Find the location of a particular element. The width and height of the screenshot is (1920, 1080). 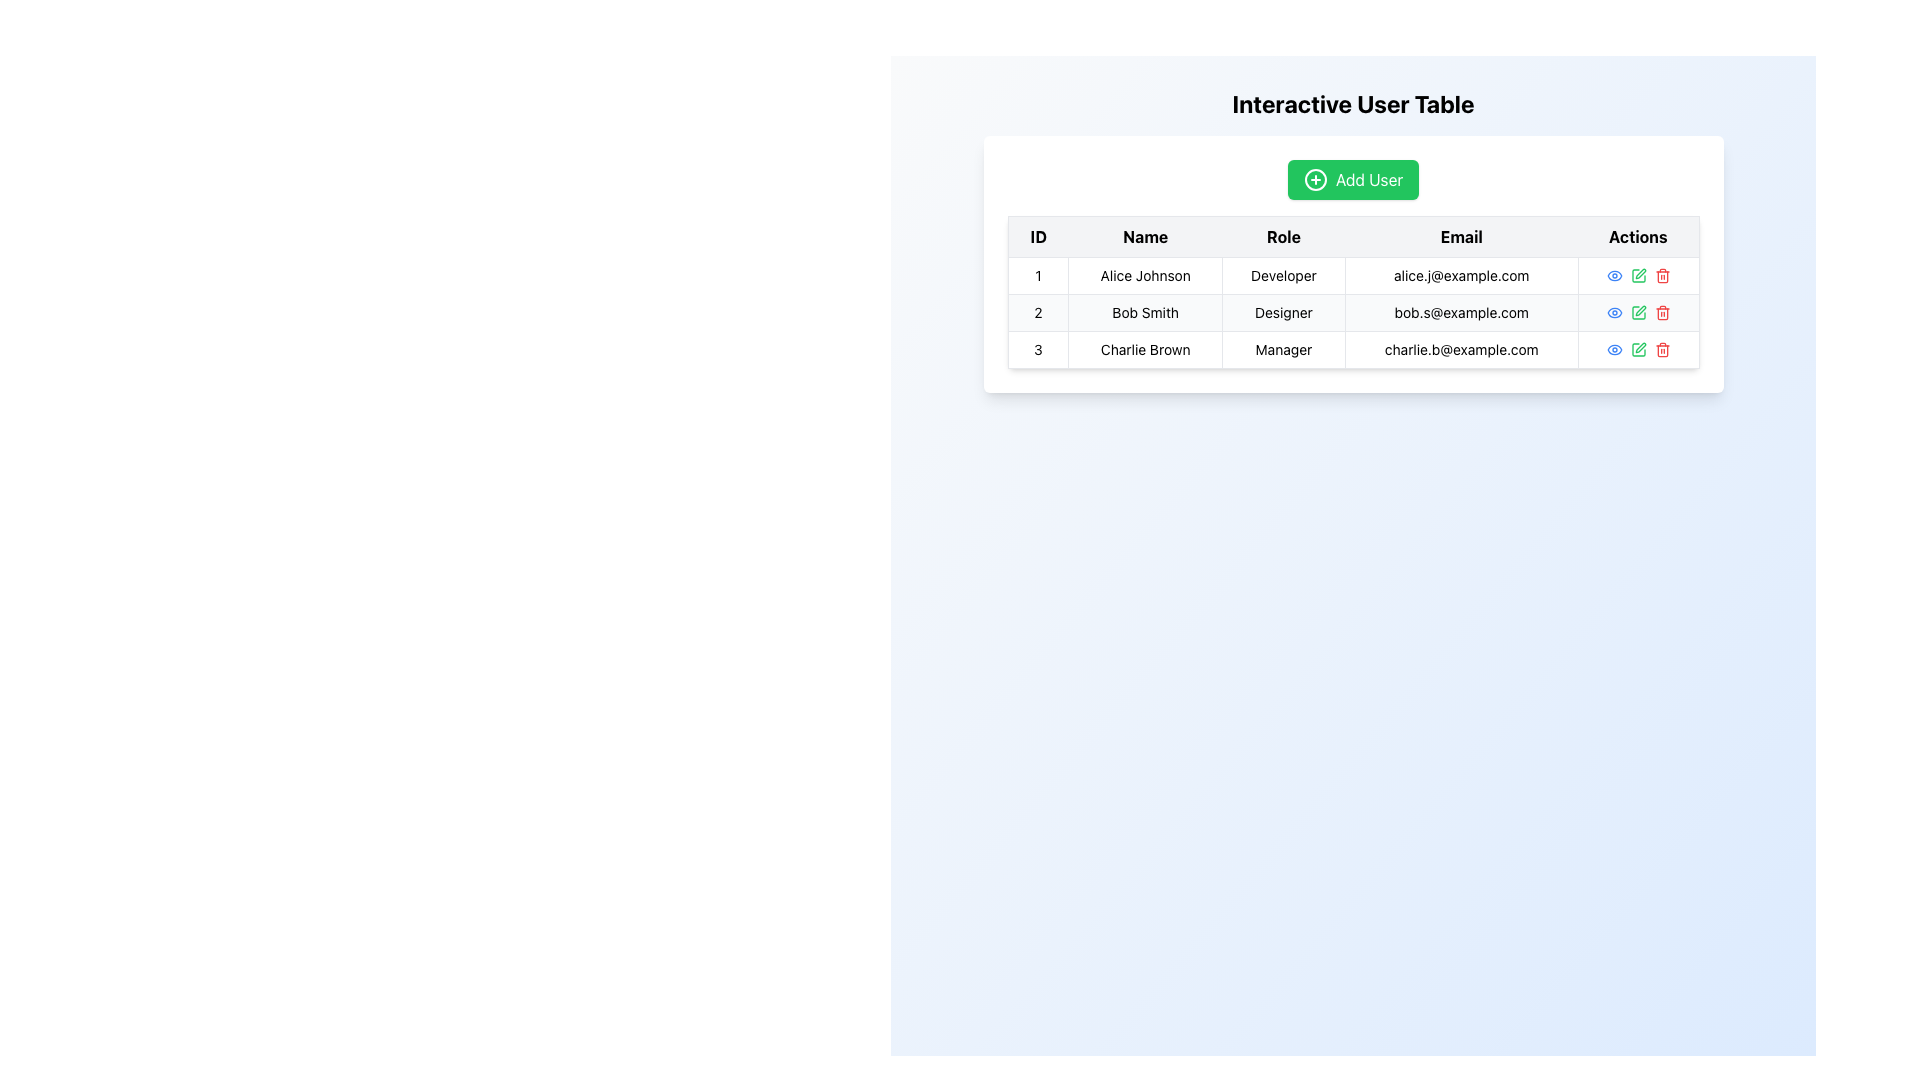

the edit action button represented by a pencil icon is located at coordinates (1638, 276).